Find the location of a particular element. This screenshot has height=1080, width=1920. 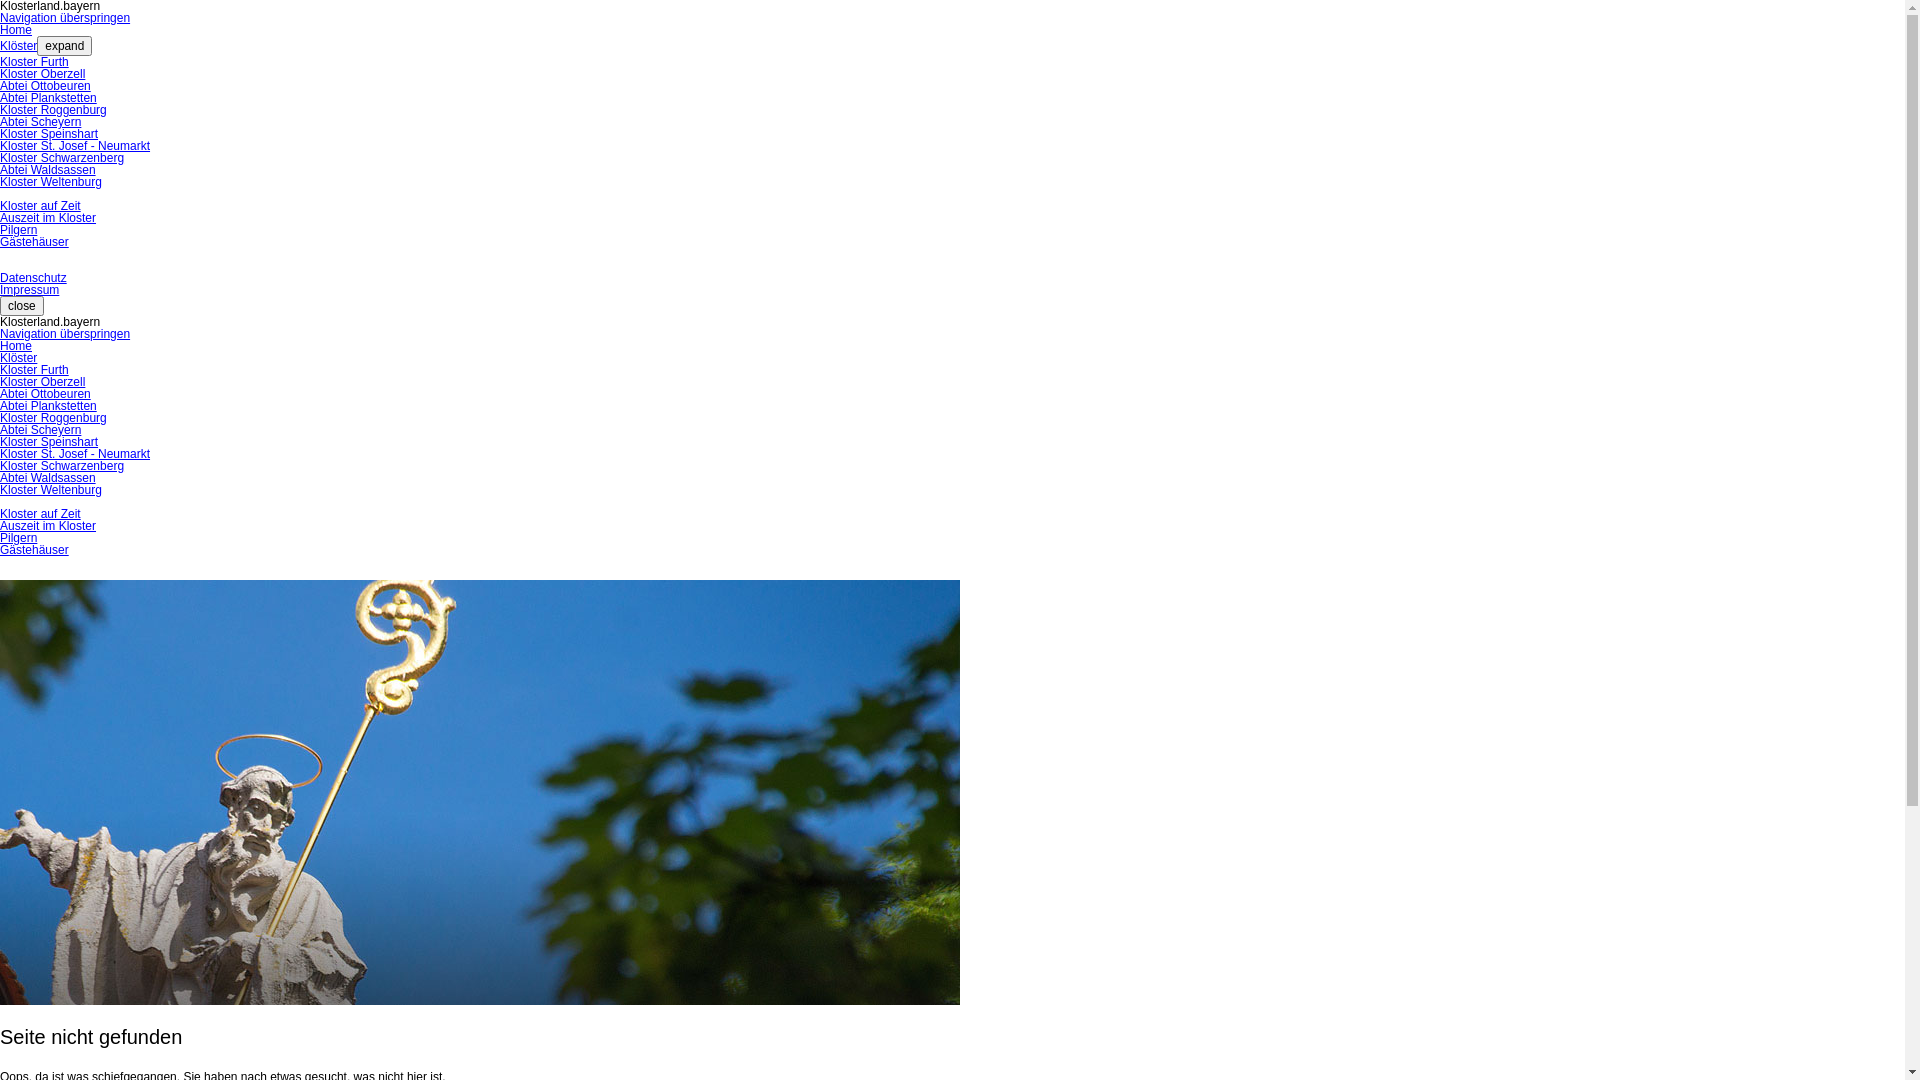

'Datenschutz' is located at coordinates (33, 277).